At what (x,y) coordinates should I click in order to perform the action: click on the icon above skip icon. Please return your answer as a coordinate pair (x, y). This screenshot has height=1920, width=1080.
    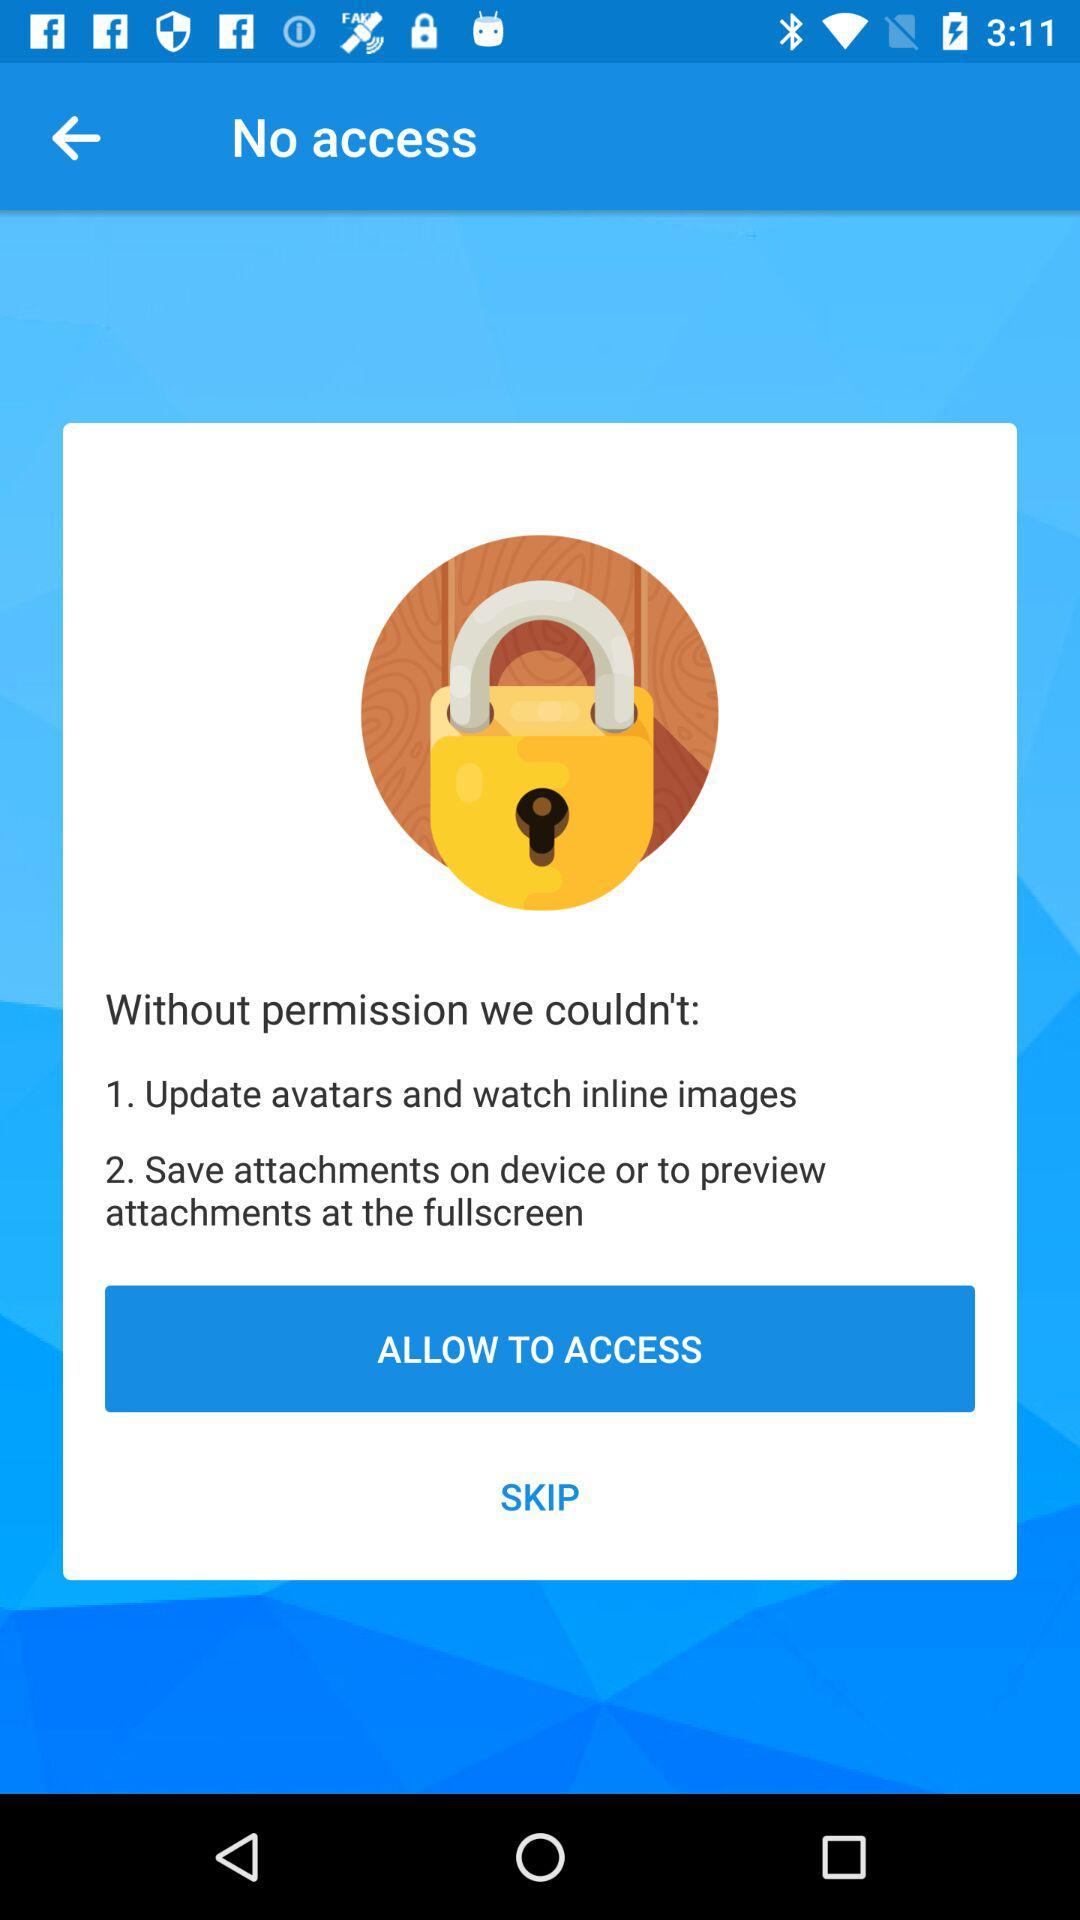
    Looking at the image, I should click on (540, 1348).